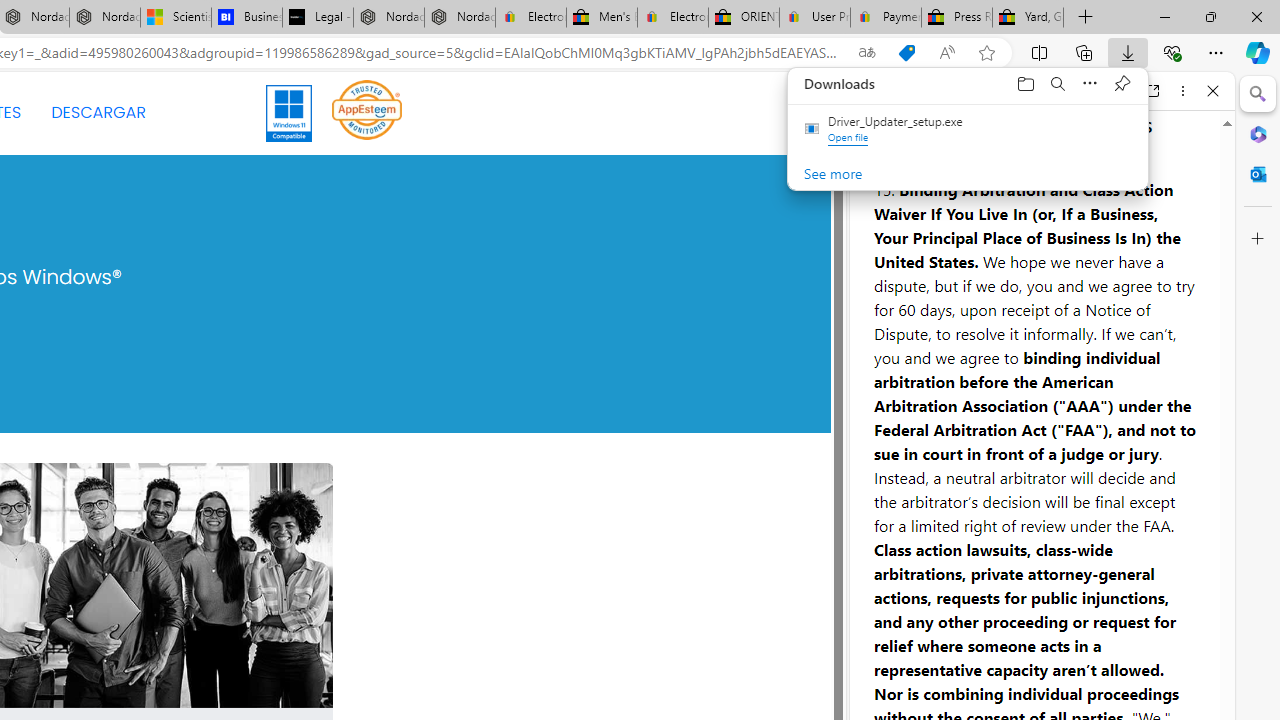 The image size is (1280, 720). Describe the element at coordinates (1025, 82) in the screenshot. I see `'Open downloads folder'` at that location.